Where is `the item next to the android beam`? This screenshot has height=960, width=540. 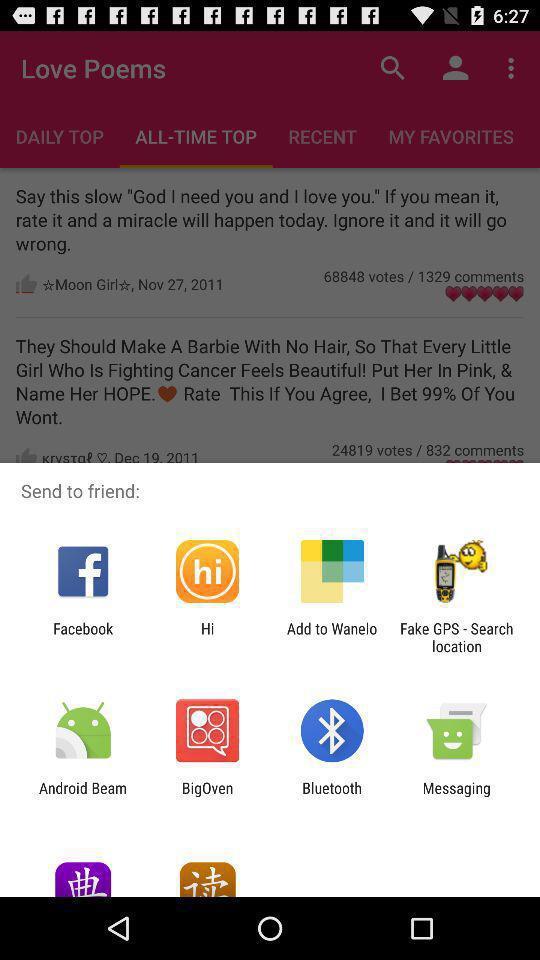
the item next to the android beam is located at coordinates (206, 796).